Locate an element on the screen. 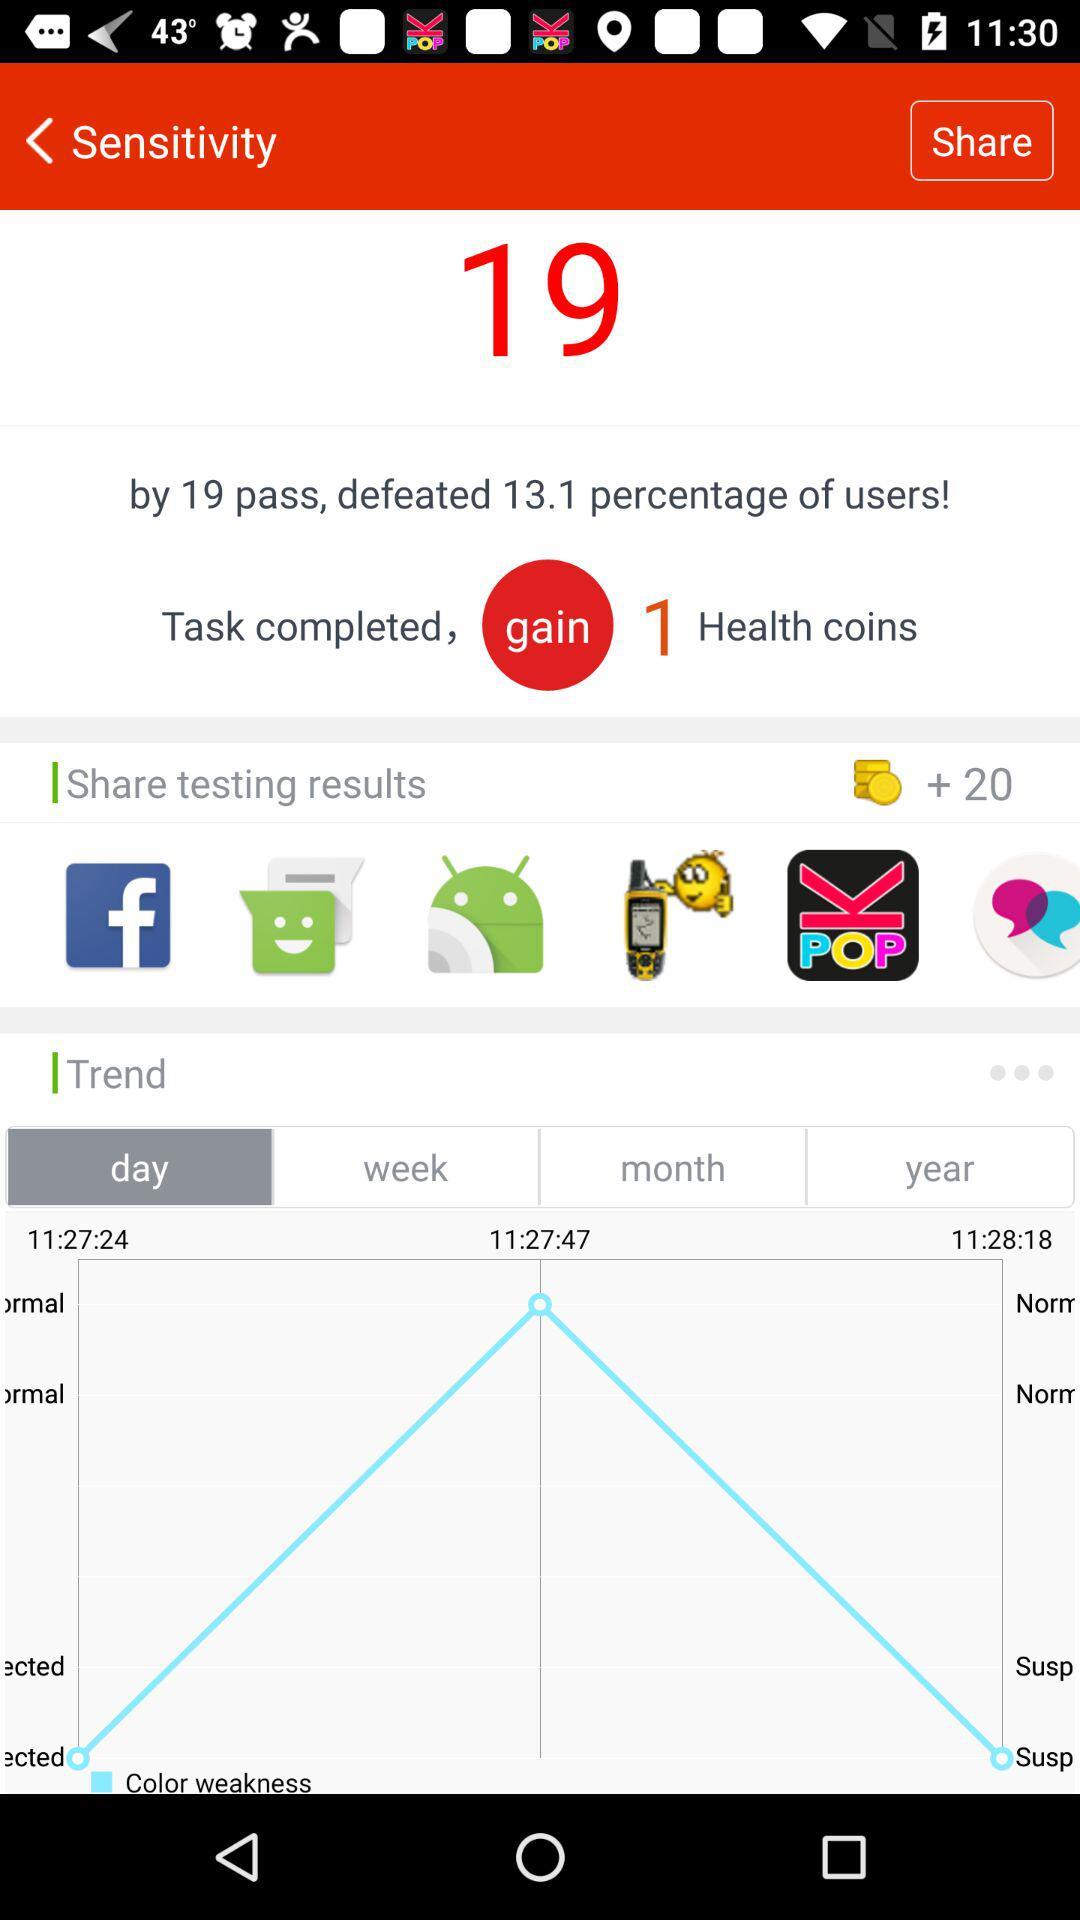 Image resolution: width=1080 pixels, height=1920 pixels. share on facebook is located at coordinates (118, 914).